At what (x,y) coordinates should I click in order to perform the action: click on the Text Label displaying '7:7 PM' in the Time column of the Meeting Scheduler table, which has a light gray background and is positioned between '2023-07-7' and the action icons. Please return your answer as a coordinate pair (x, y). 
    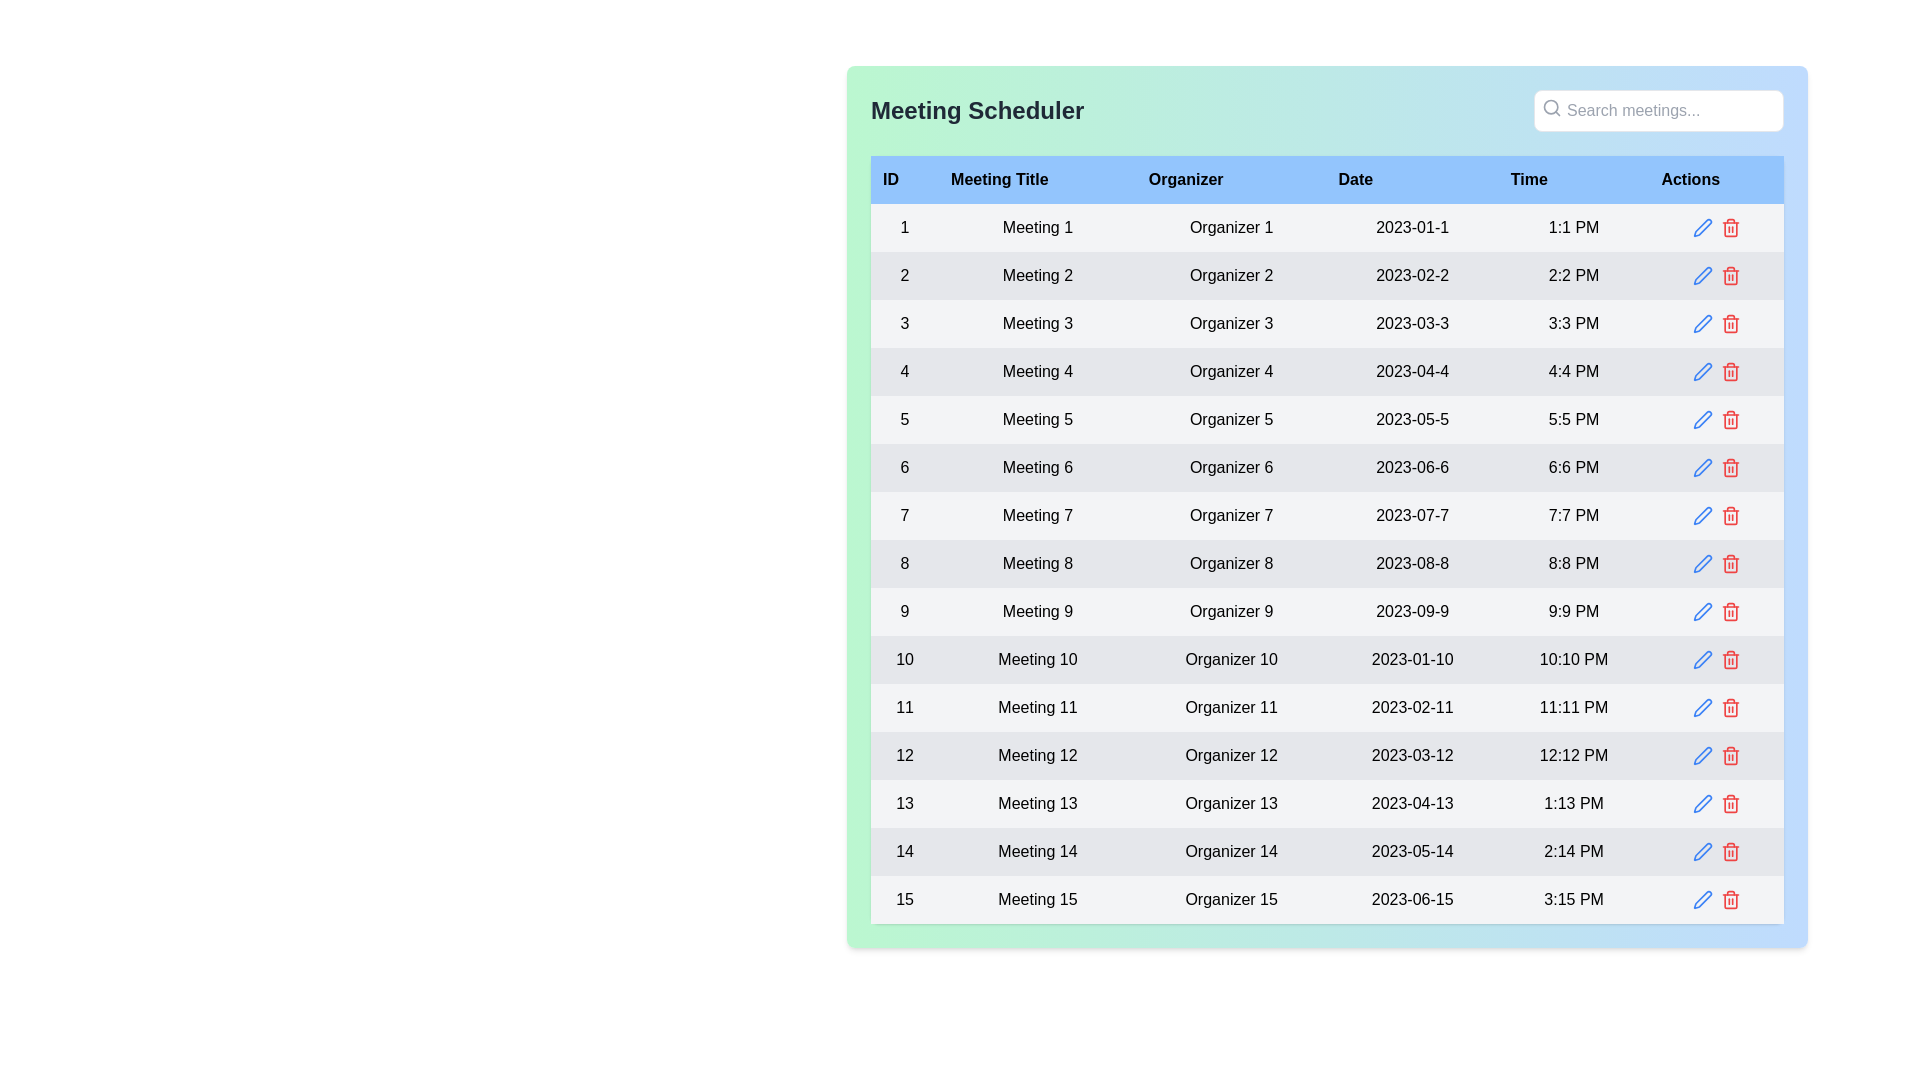
    Looking at the image, I should click on (1573, 515).